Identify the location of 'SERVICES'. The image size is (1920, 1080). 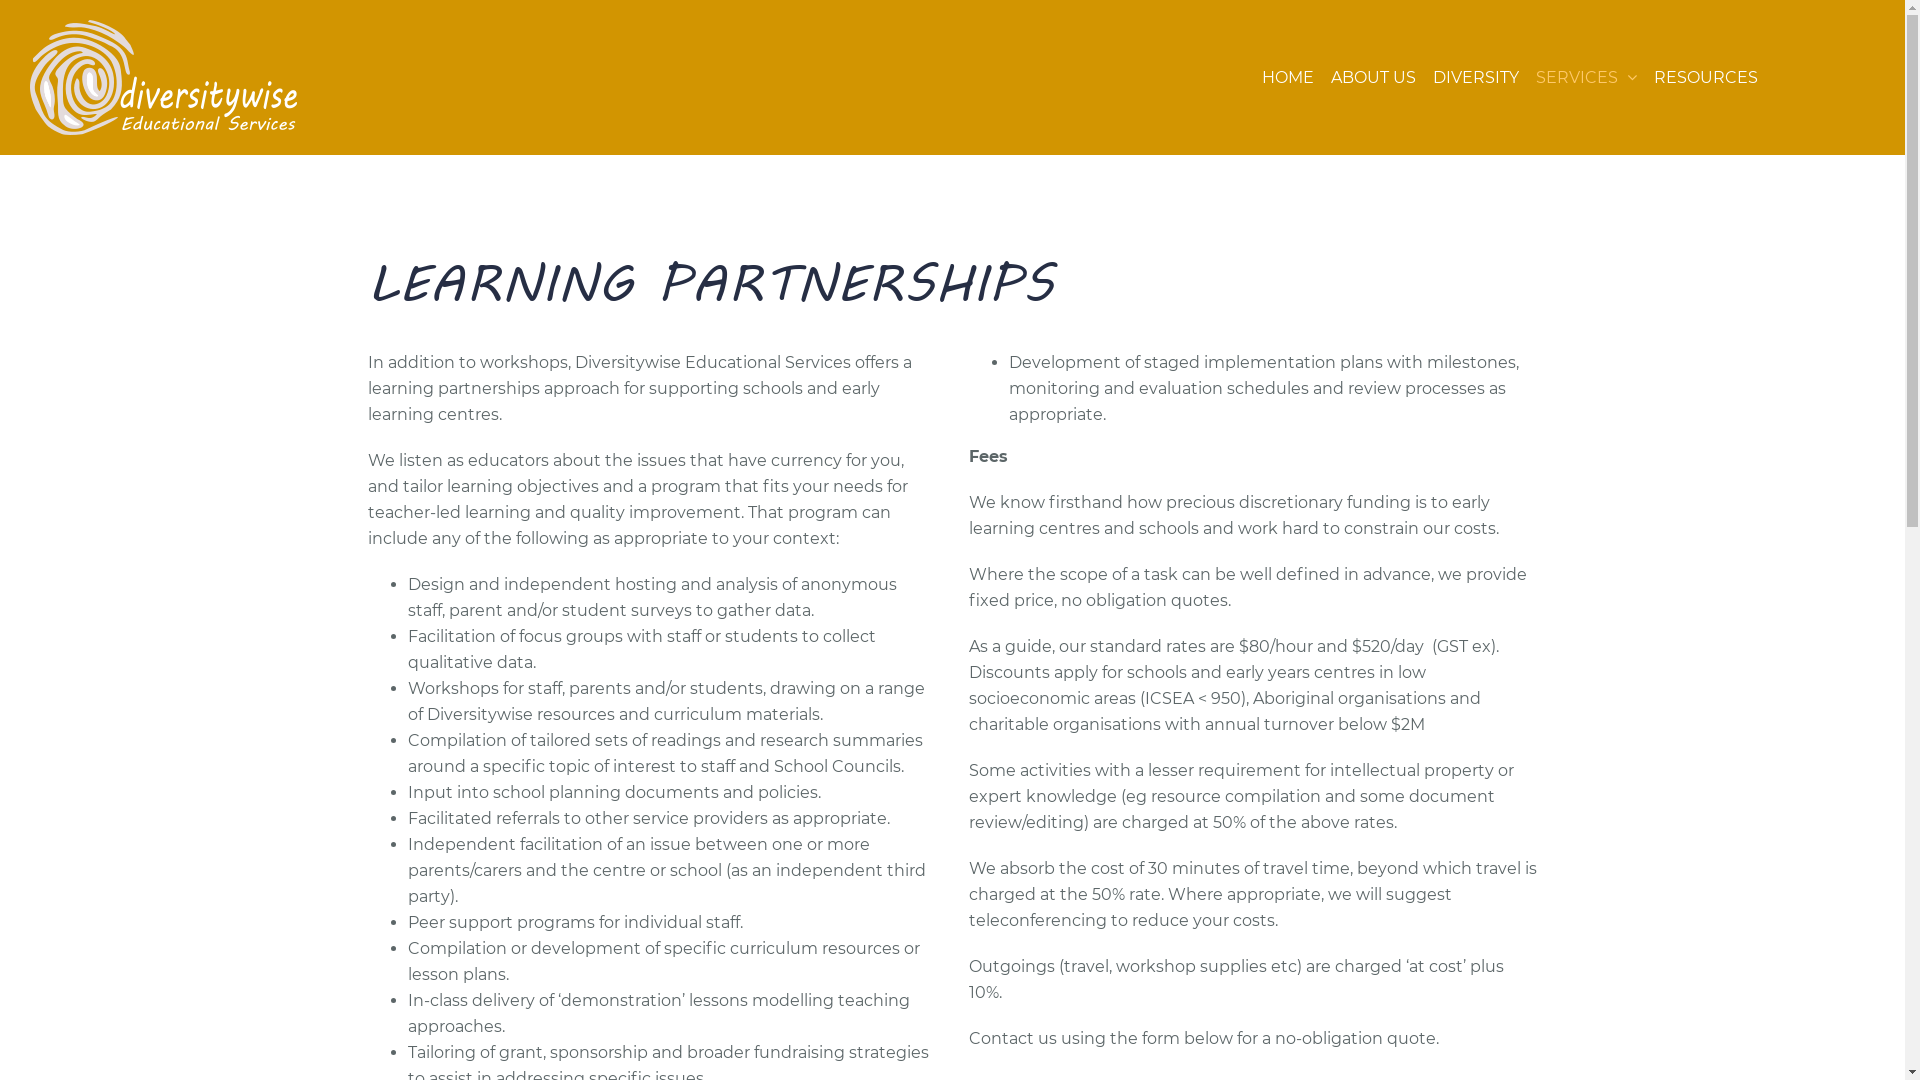
(1535, 76).